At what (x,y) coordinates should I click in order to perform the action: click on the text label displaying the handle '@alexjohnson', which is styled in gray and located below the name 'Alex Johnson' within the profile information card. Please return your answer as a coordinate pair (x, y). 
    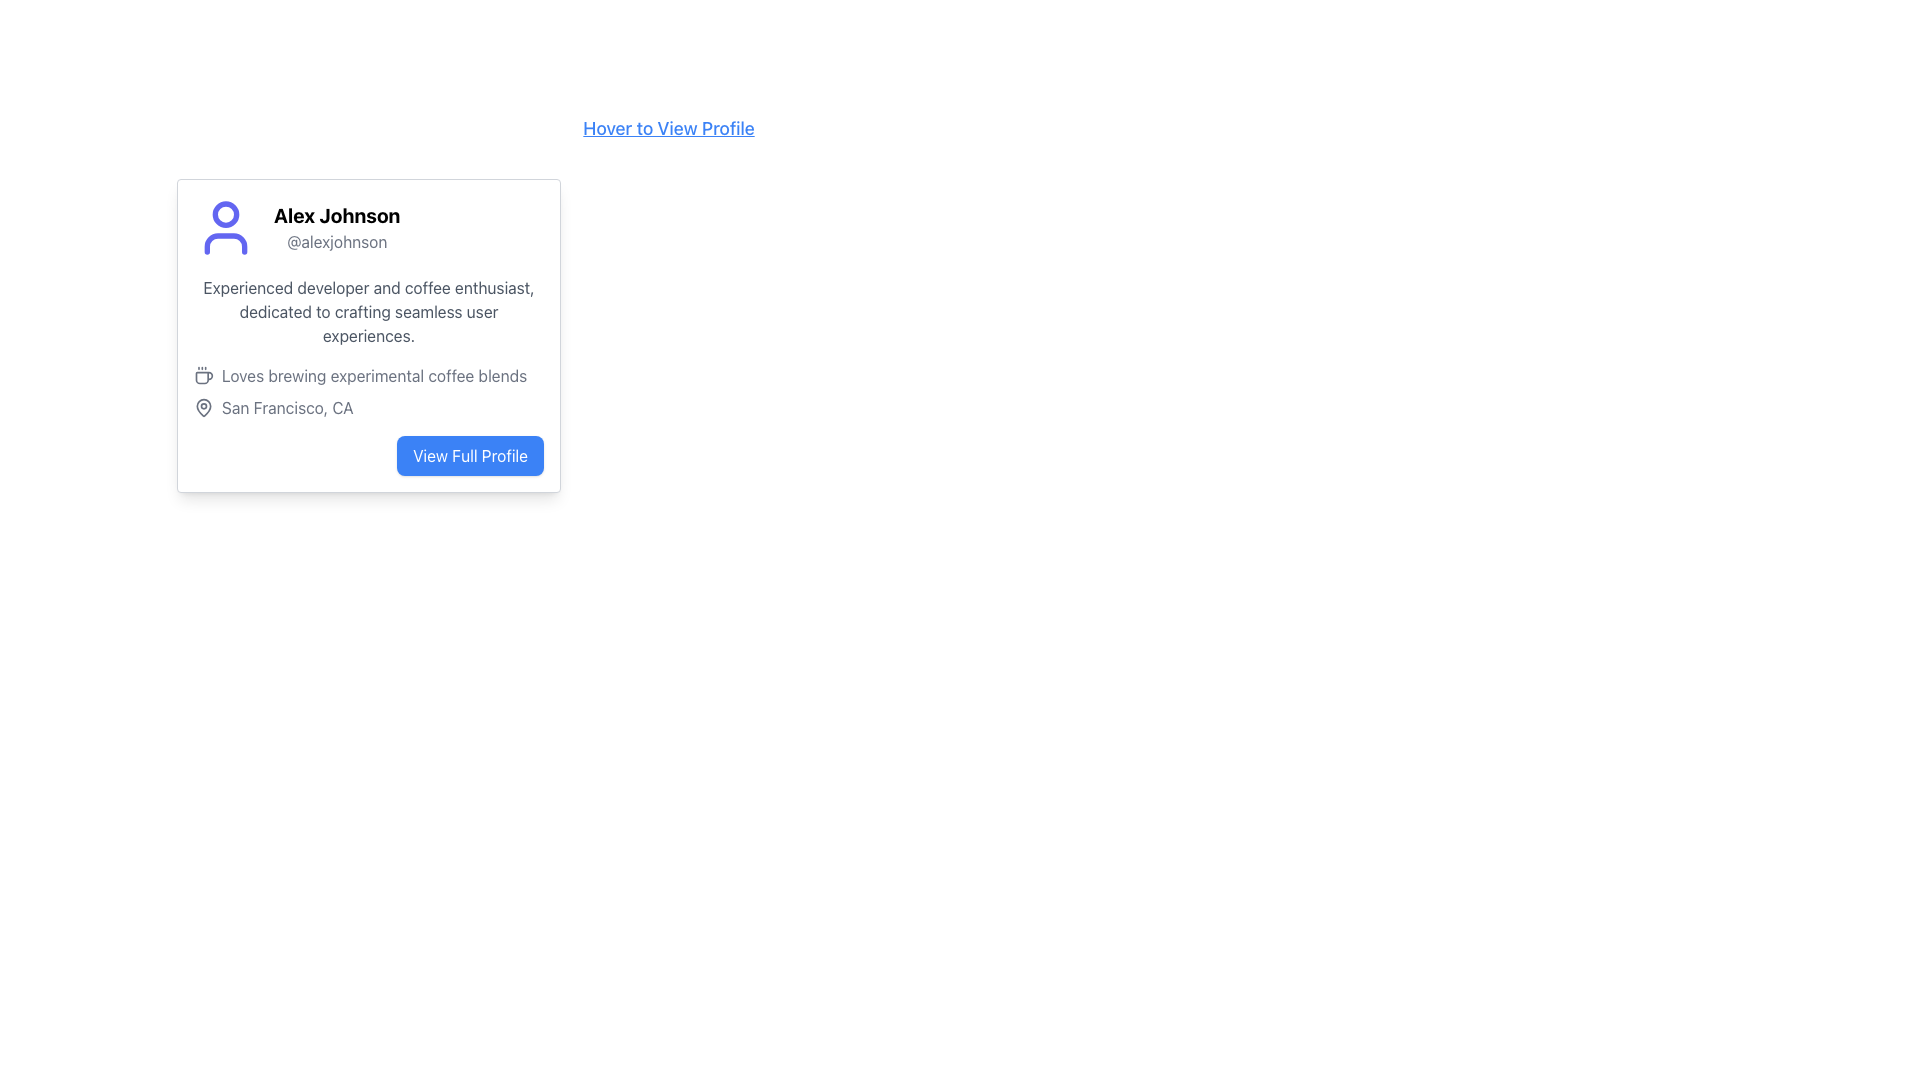
    Looking at the image, I should click on (337, 241).